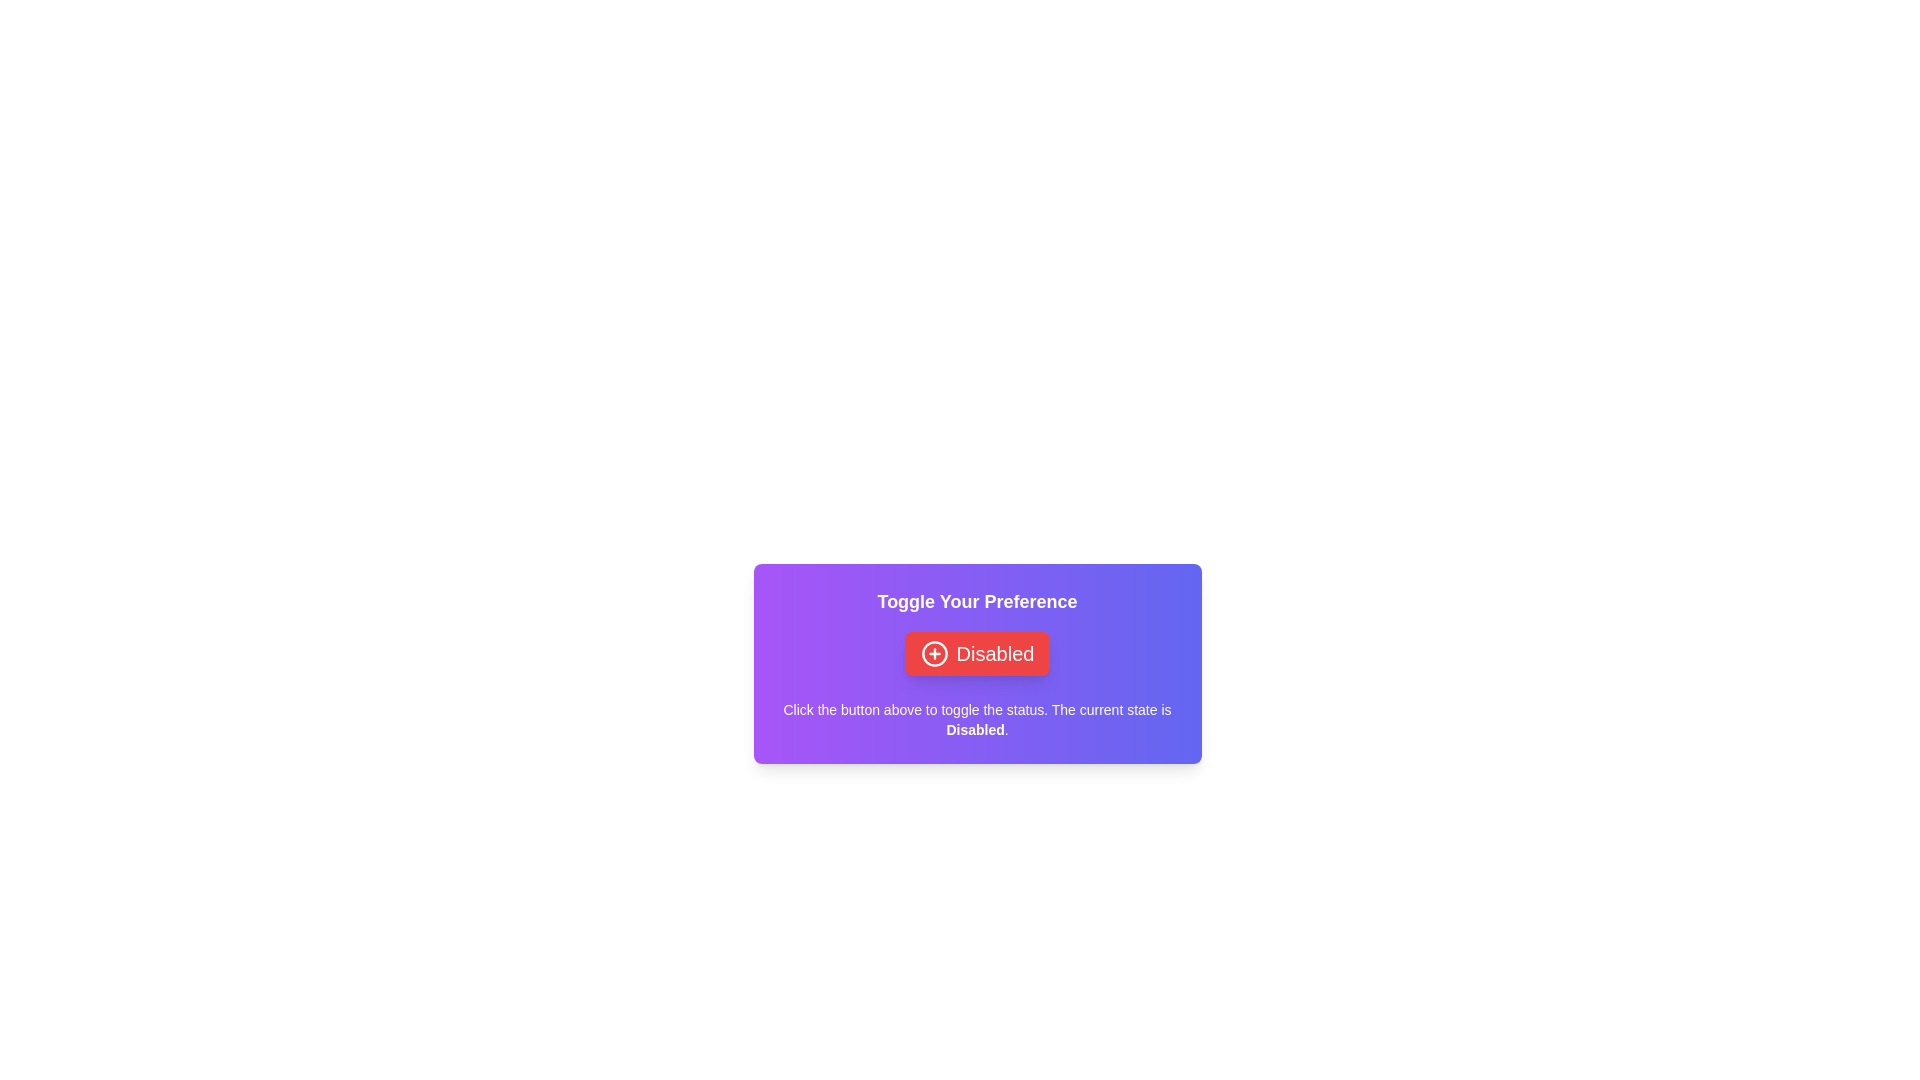 This screenshot has height=1080, width=1920. What do you see at coordinates (977, 654) in the screenshot?
I see `the button labeled 'Disabled' to toggle its state` at bounding box center [977, 654].